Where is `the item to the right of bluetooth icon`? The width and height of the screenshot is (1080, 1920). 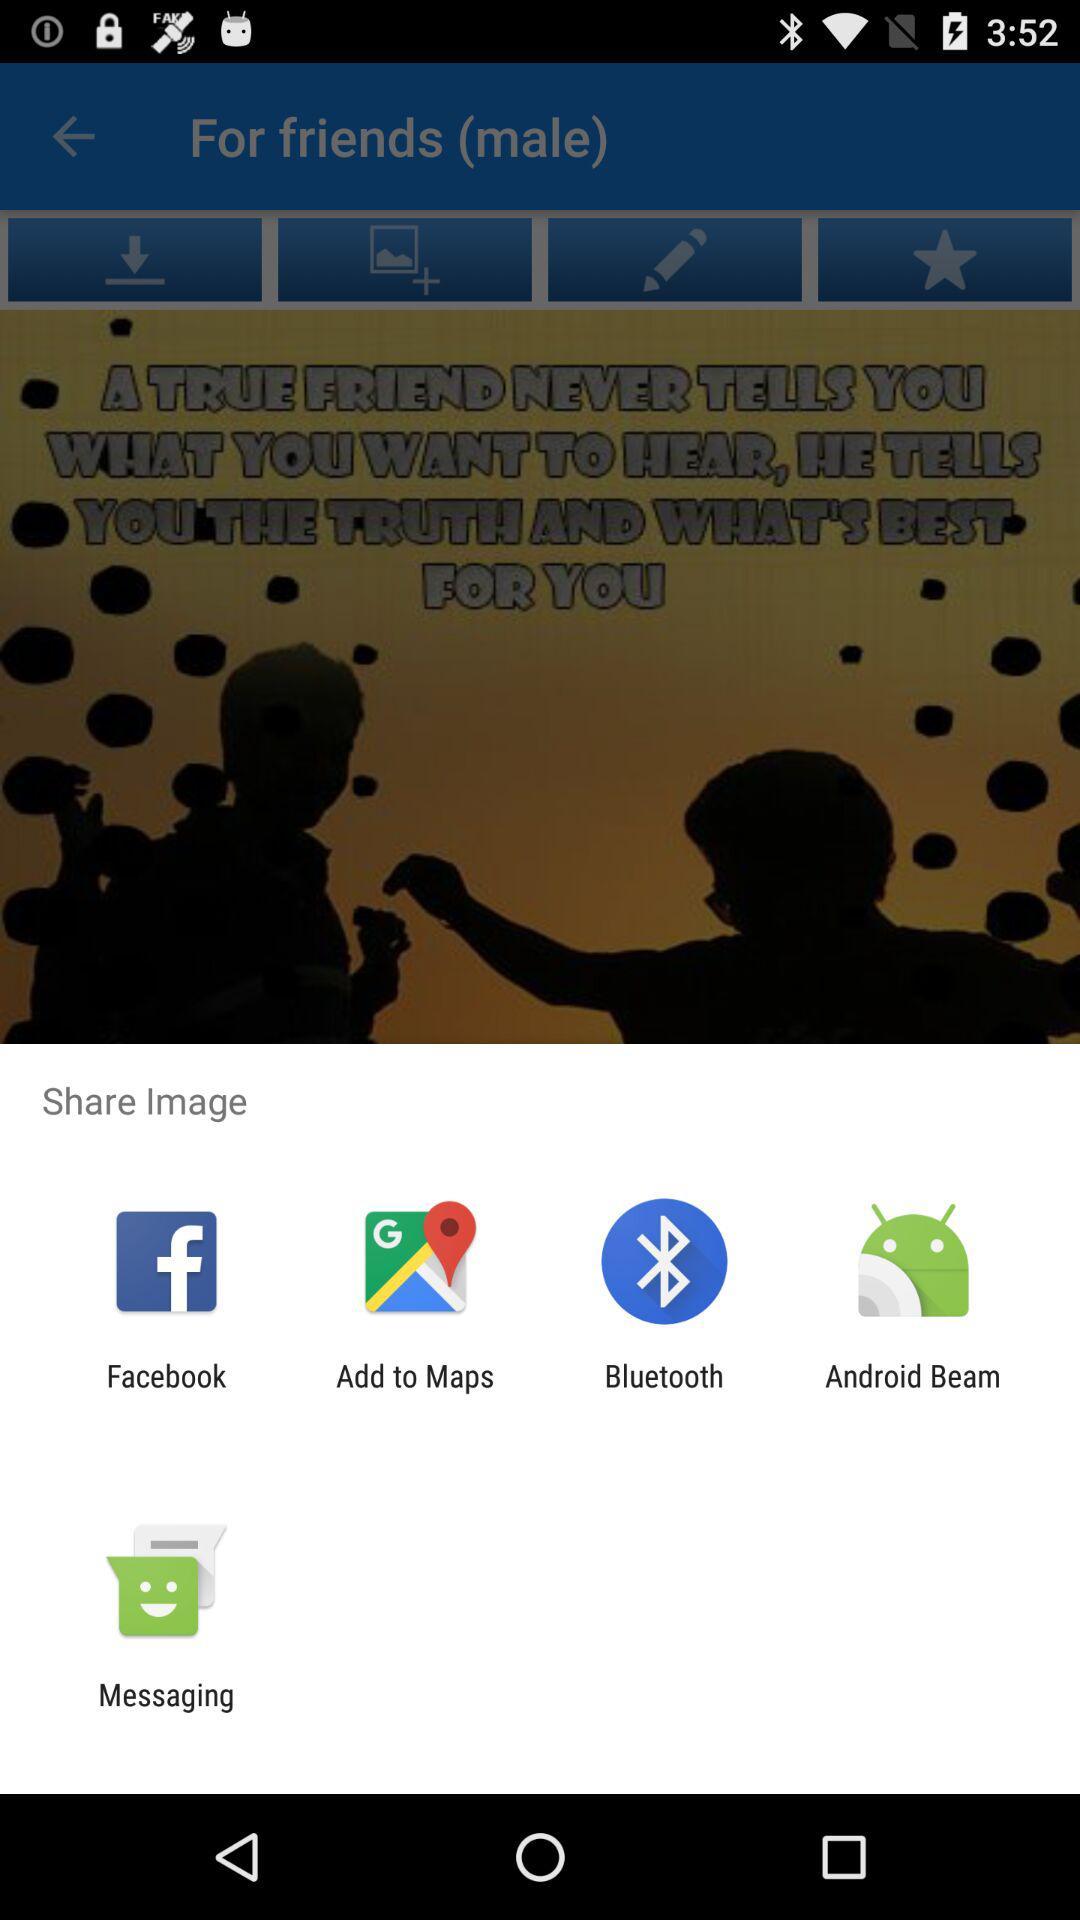
the item to the right of bluetooth icon is located at coordinates (913, 1392).